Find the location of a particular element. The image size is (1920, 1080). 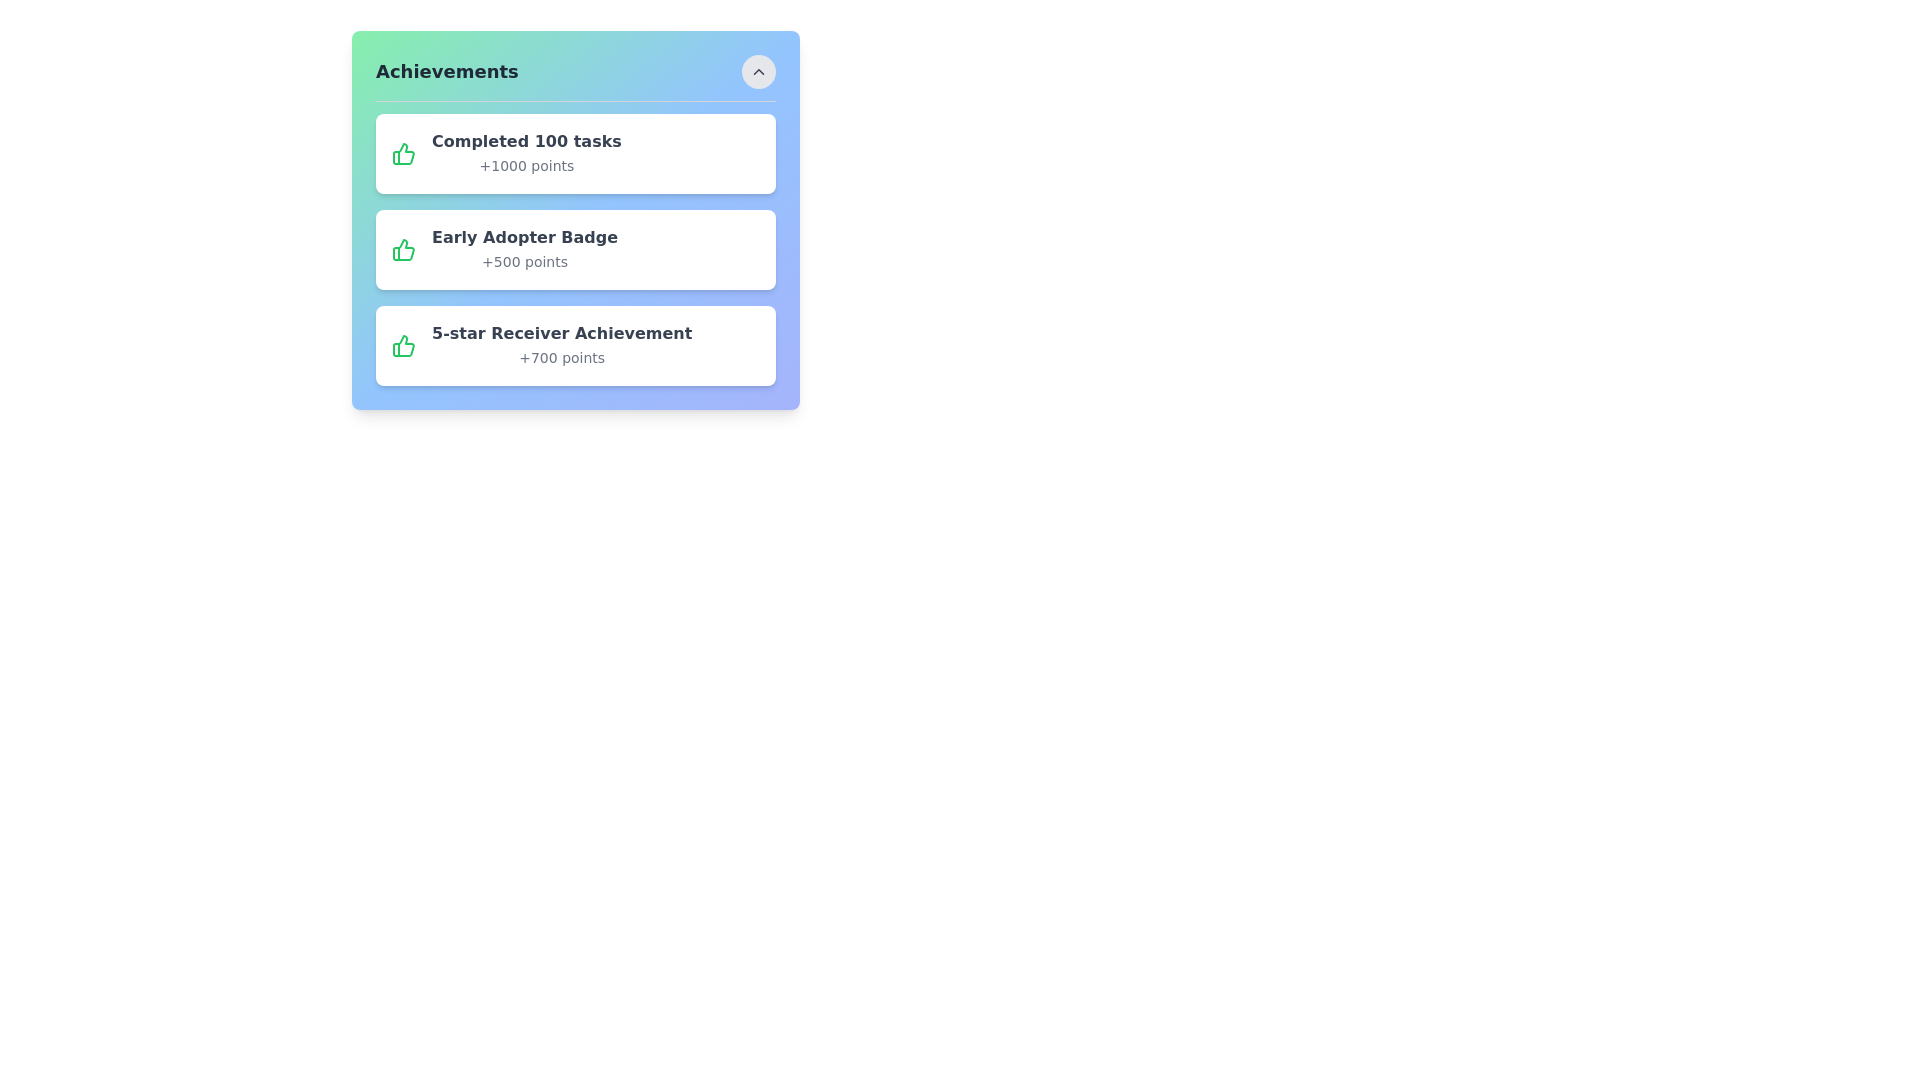

the circular button with a light gray background and a black chevron-up icon located at the top-right corner of the 'Achievements' section is located at coordinates (757, 71).